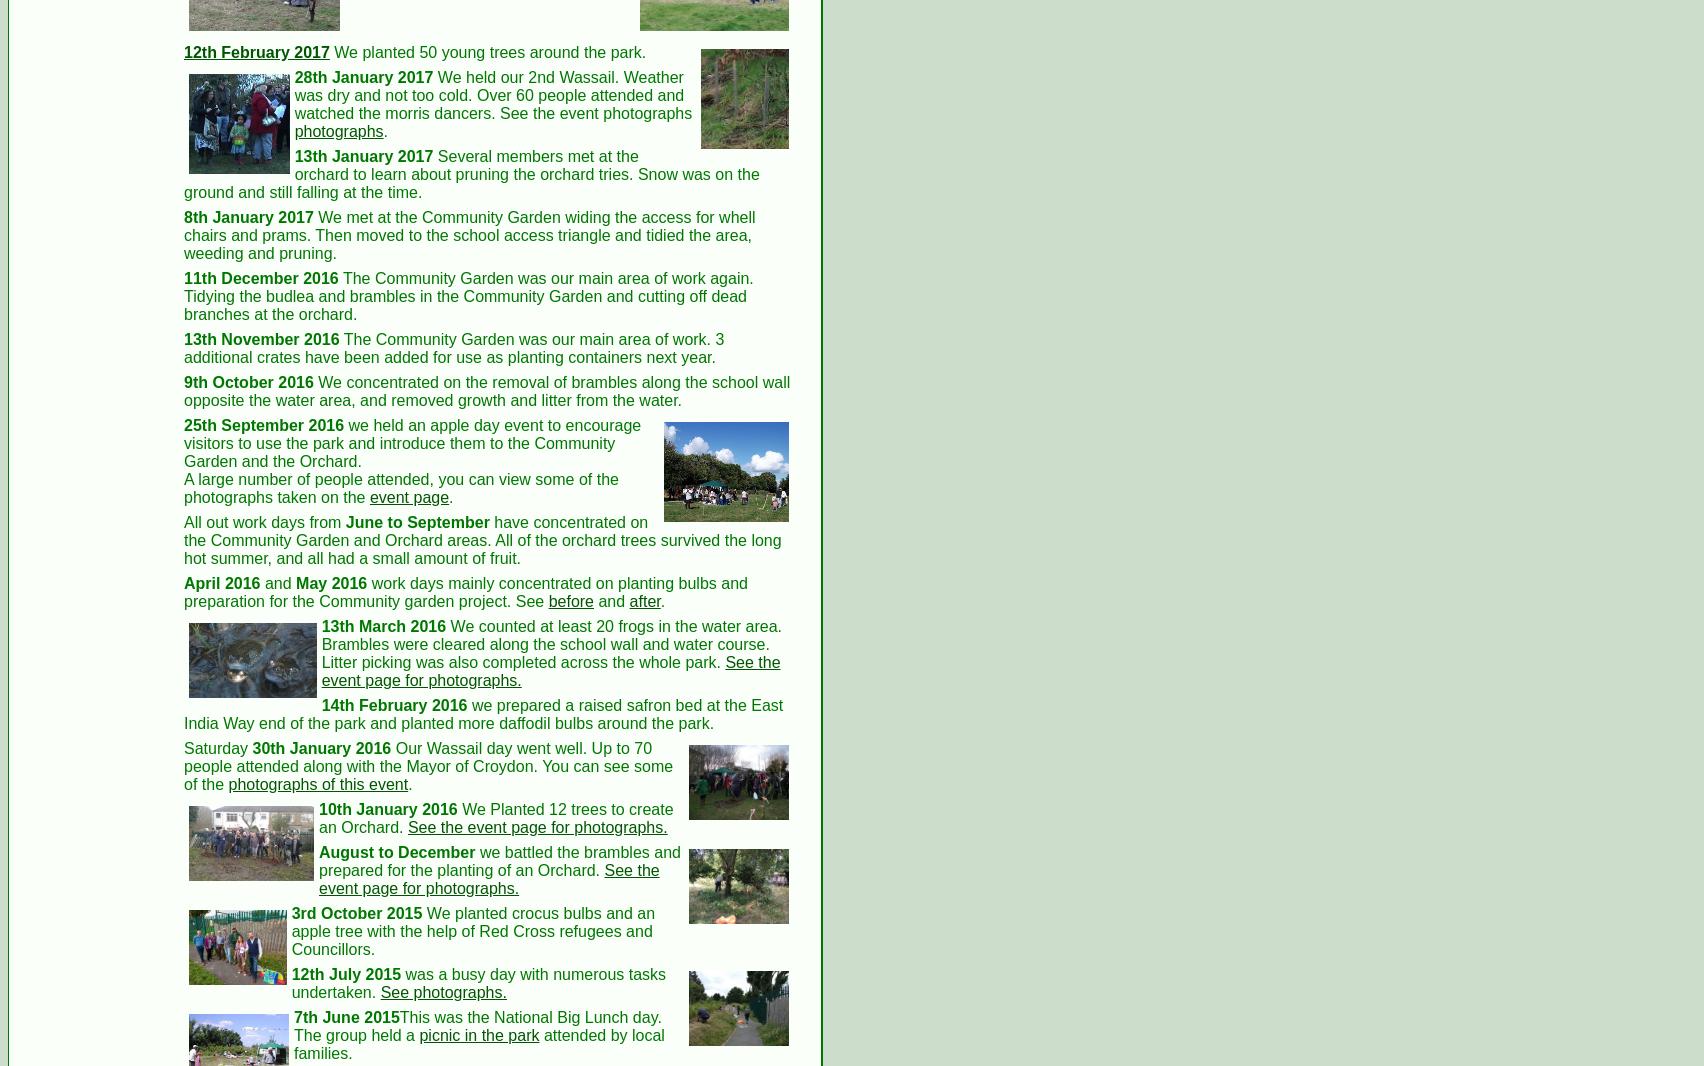  I want to click on 'after', so click(643, 599).